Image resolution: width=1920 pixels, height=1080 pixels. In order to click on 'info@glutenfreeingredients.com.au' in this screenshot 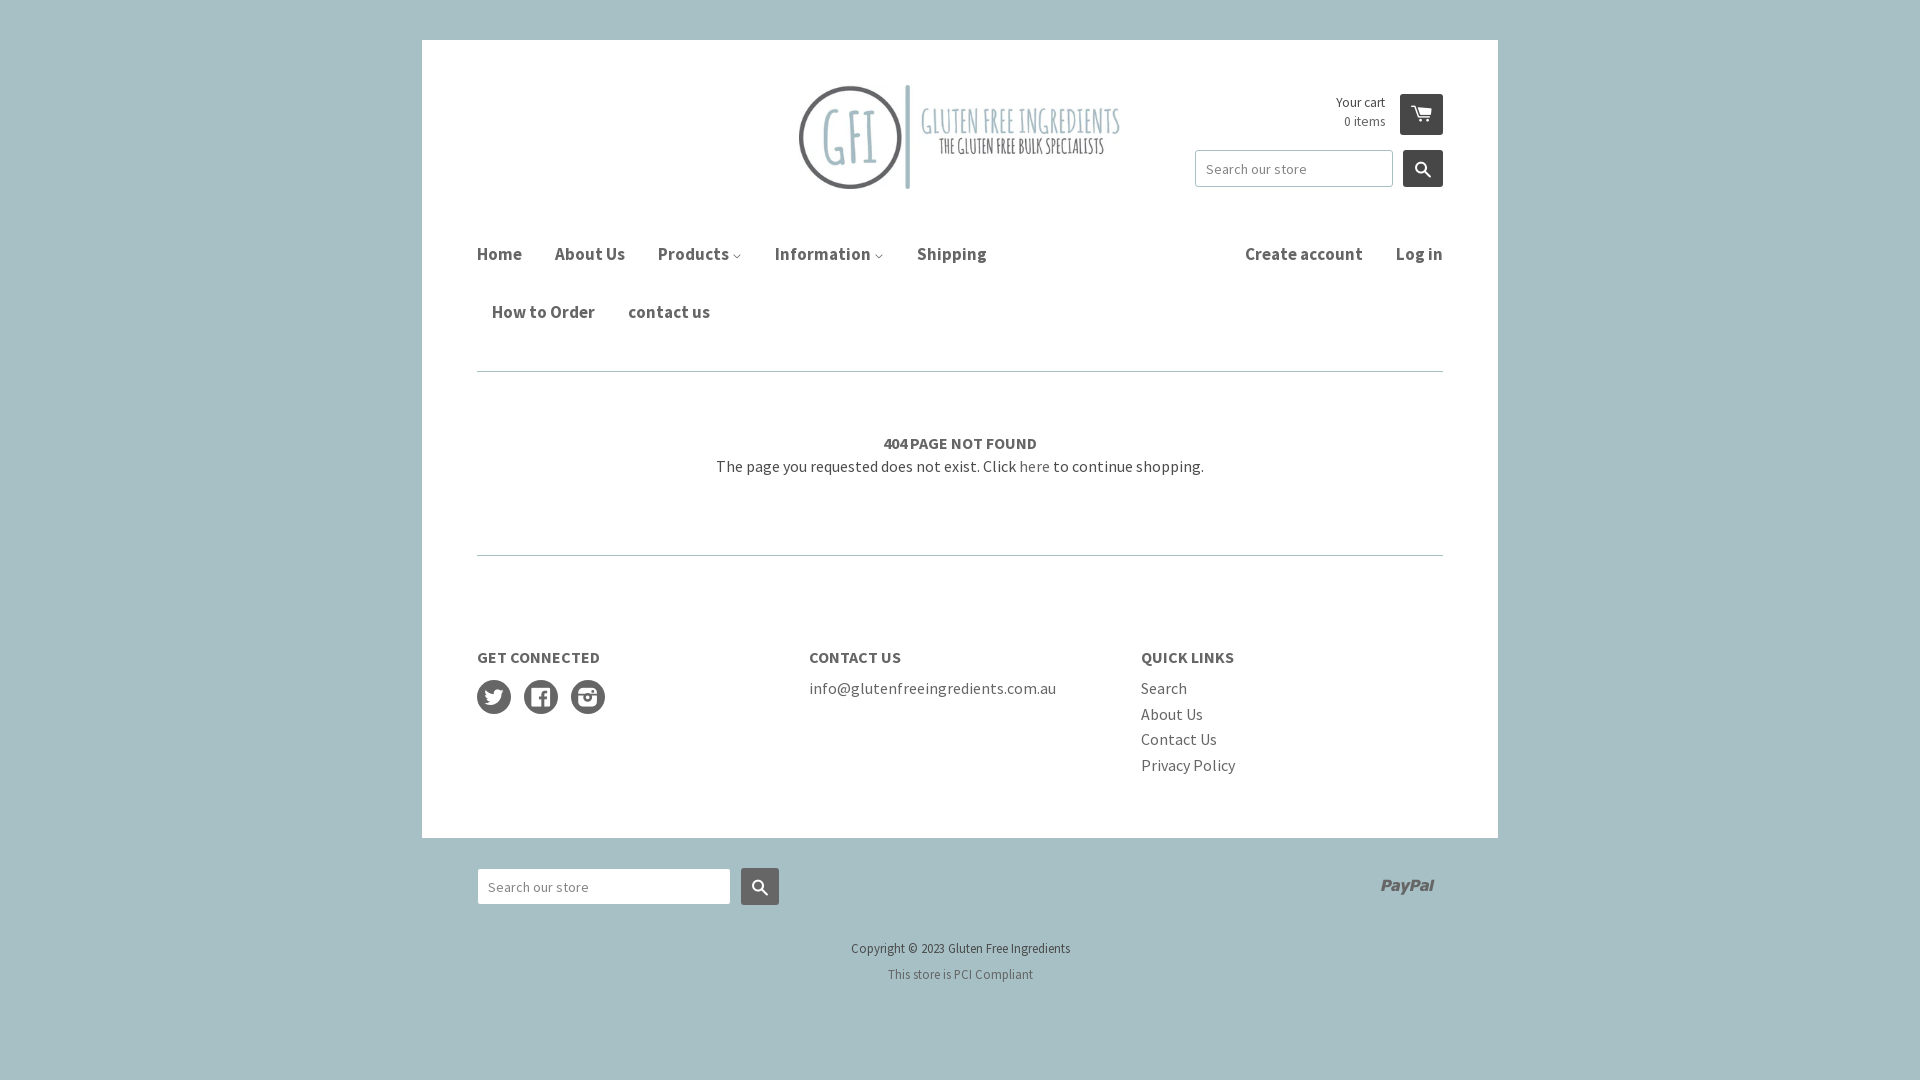, I will do `click(931, 686)`.